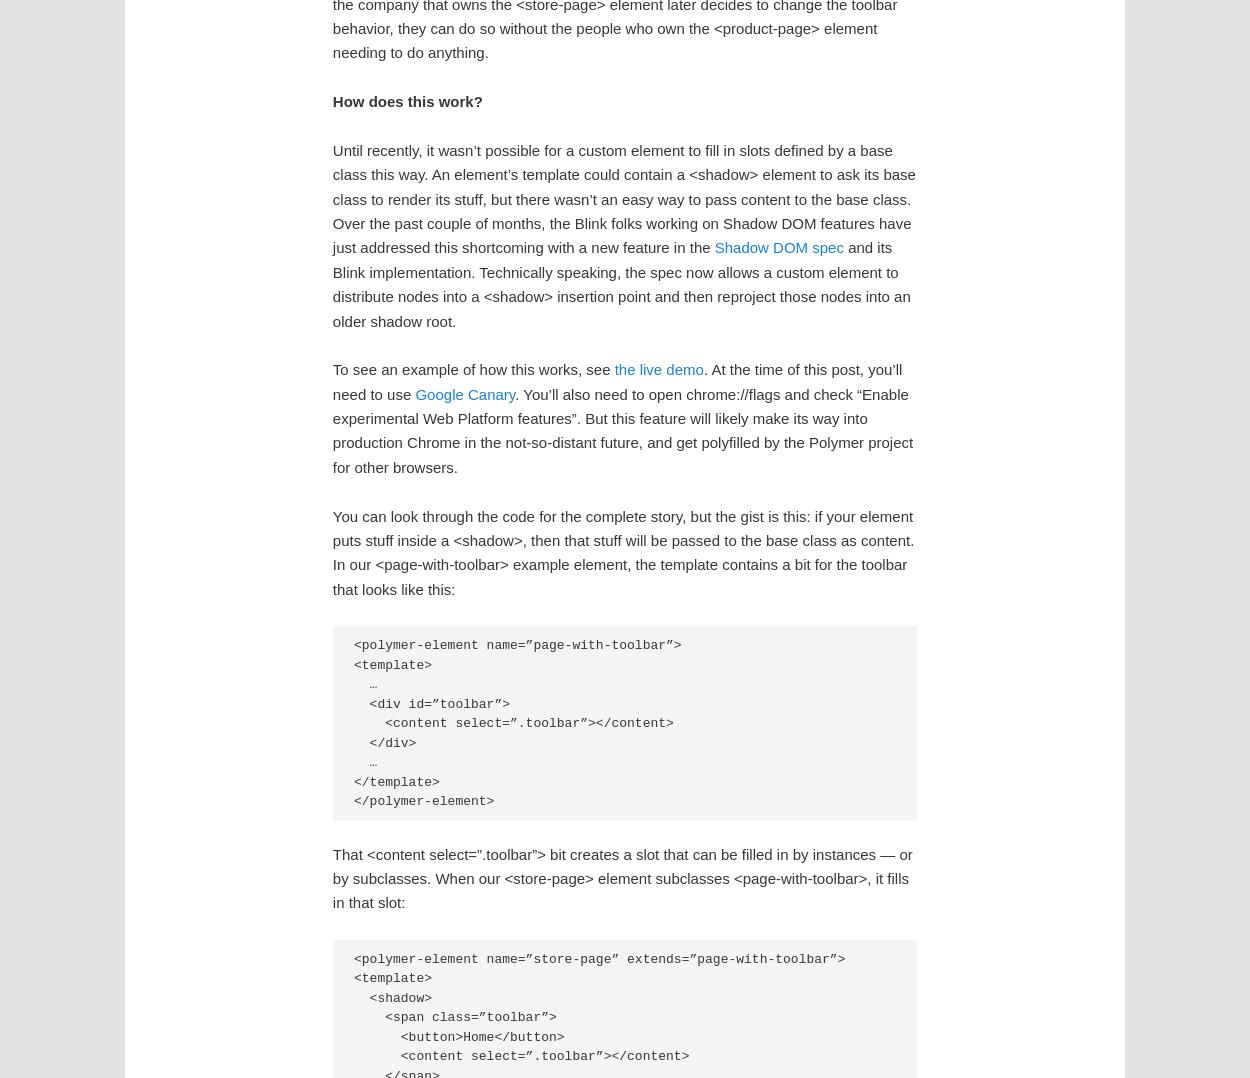  Describe the element at coordinates (517, 722) in the screenshot. I see `'<polymer-element name=”page-with-toolbar”>
<template>
  …
  <div id=”toolbar”>
    <content select=”.toolbar”></content>
  </div>
  …
</template>
</polymer-element>'` at that location.